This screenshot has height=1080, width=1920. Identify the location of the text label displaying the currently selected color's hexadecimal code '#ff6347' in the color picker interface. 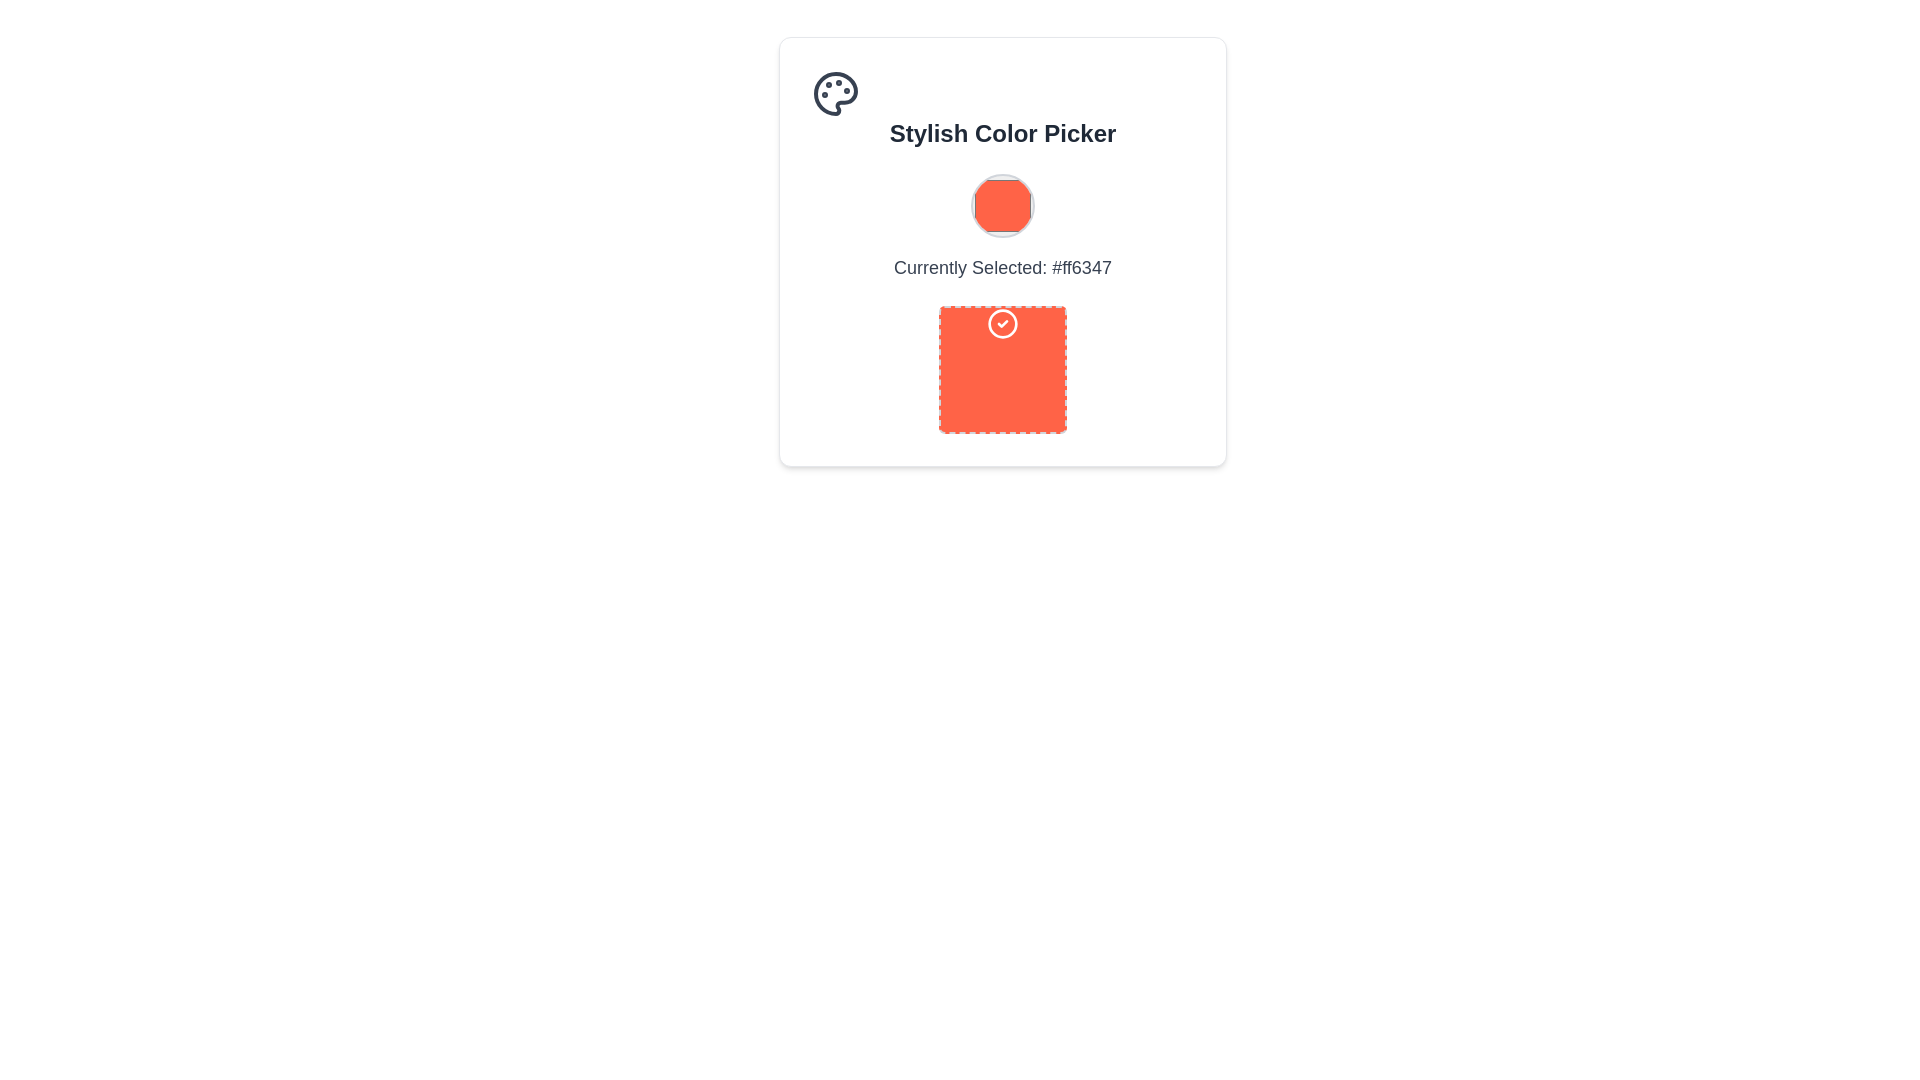
(1081, 266).